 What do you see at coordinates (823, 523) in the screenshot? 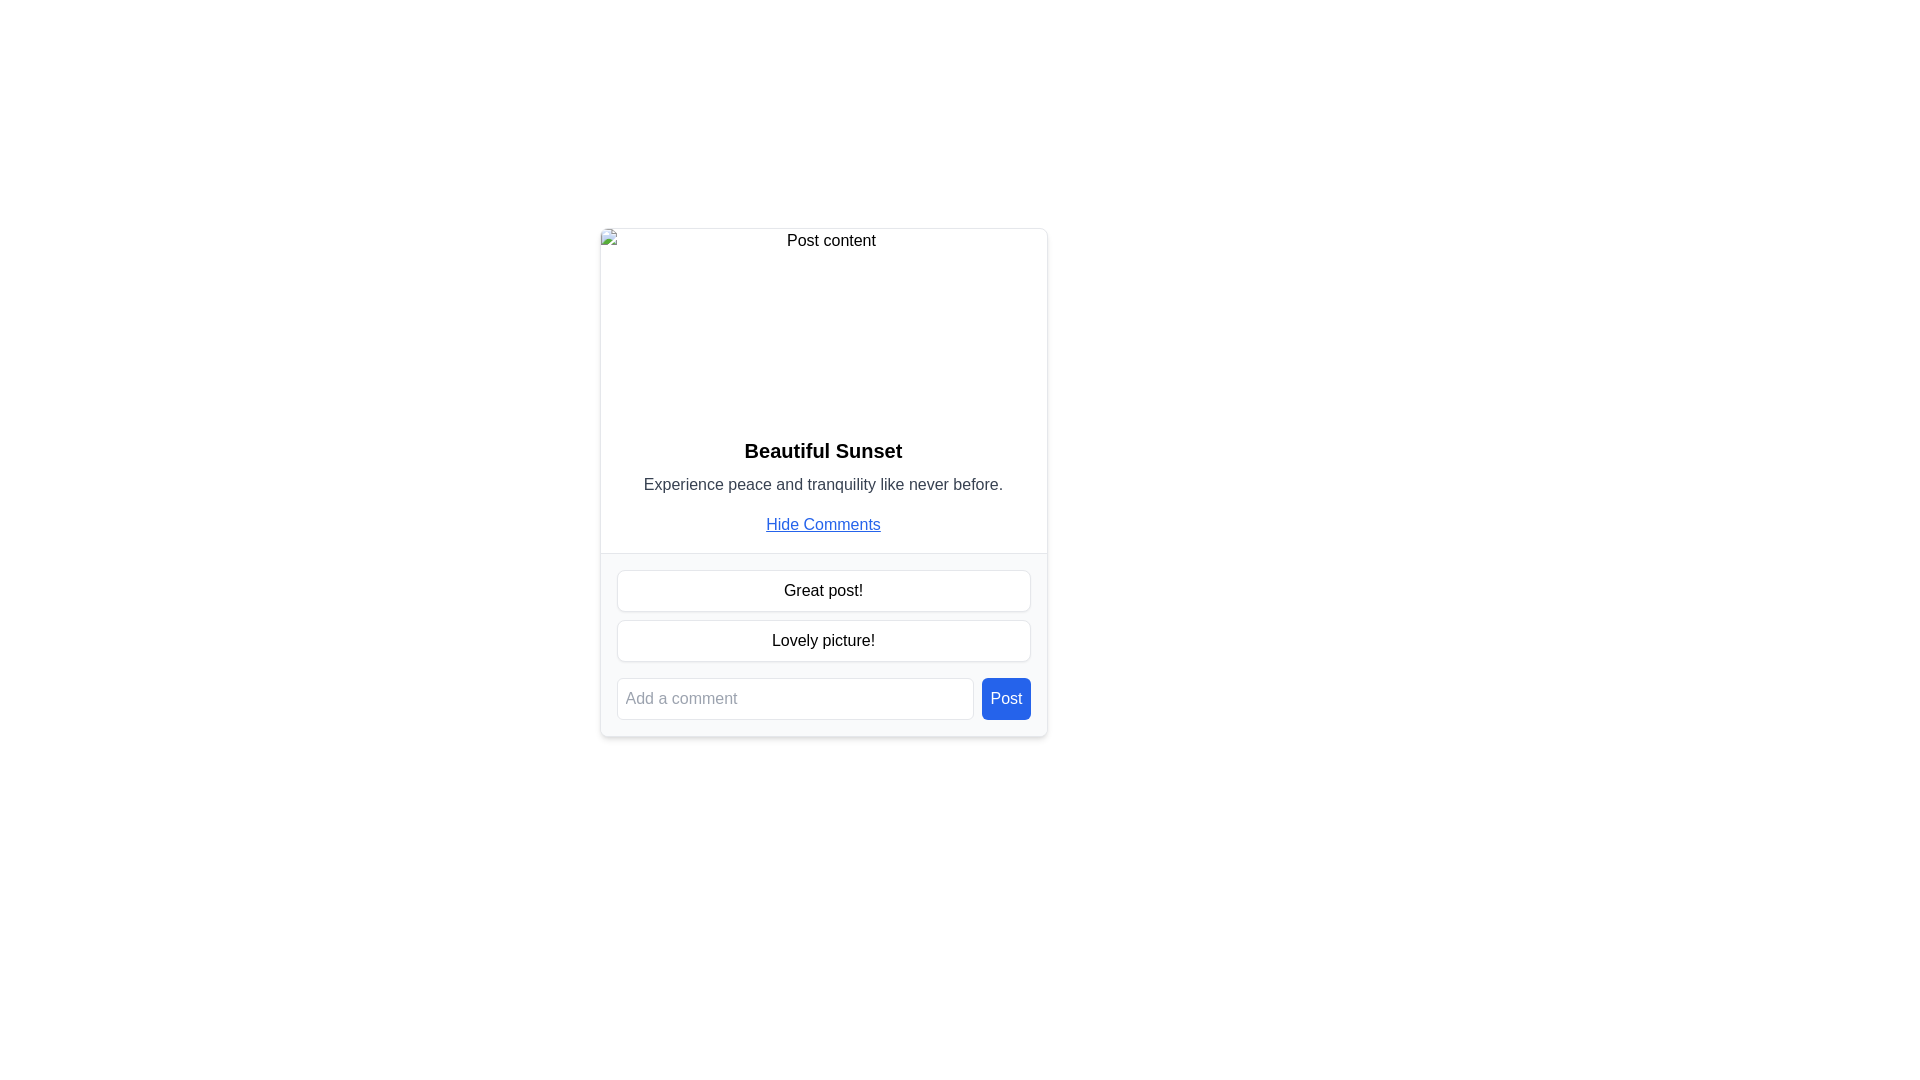
I see `the 'Hide Comments' hyperlink, which is styled in blue with an underline and positioned below the descriptive text 'Experience peace and tranquility like never before.'` at bounding box center [823, 523].